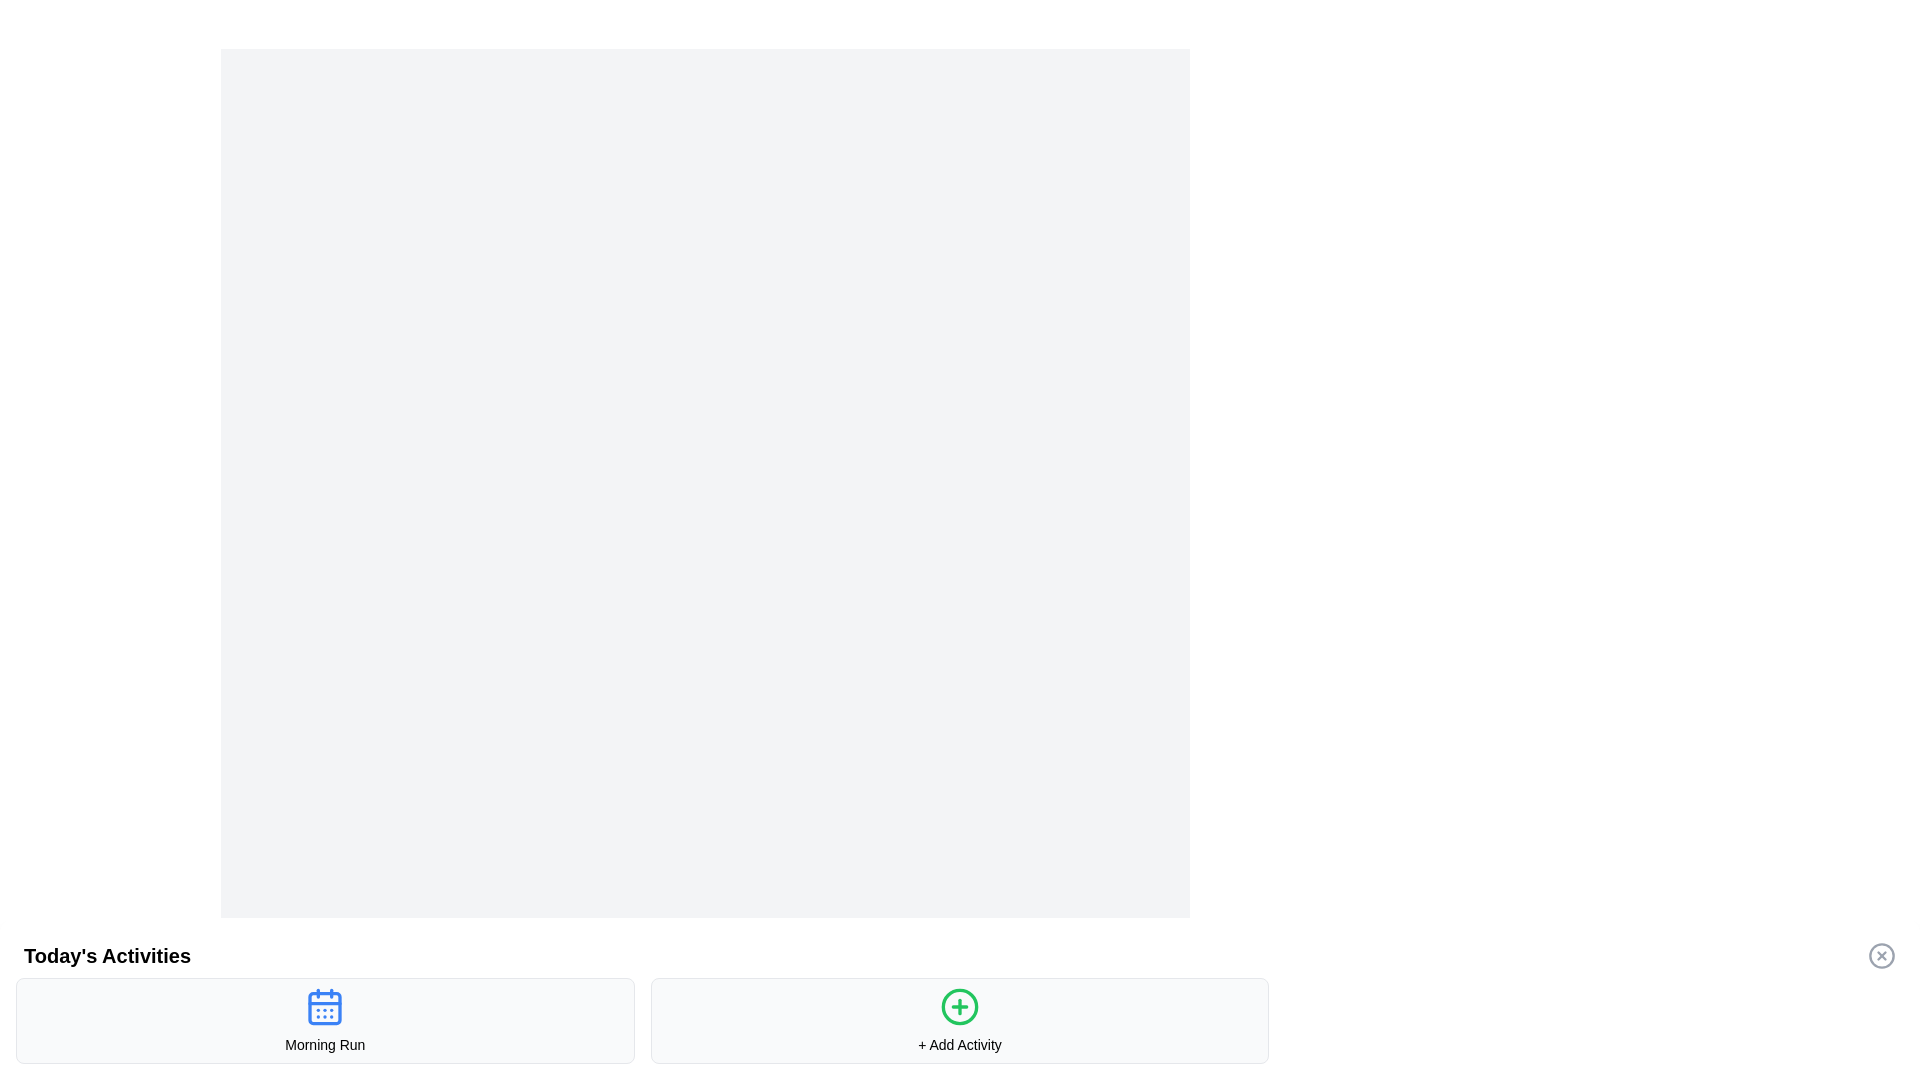 The height and width of the screenshot is (1080, 1920). I want to click on the 'Morning Run' Card component, which is the leftmost block in a grid layout located in the bottom-left region of the interface, so click(325, 1021).